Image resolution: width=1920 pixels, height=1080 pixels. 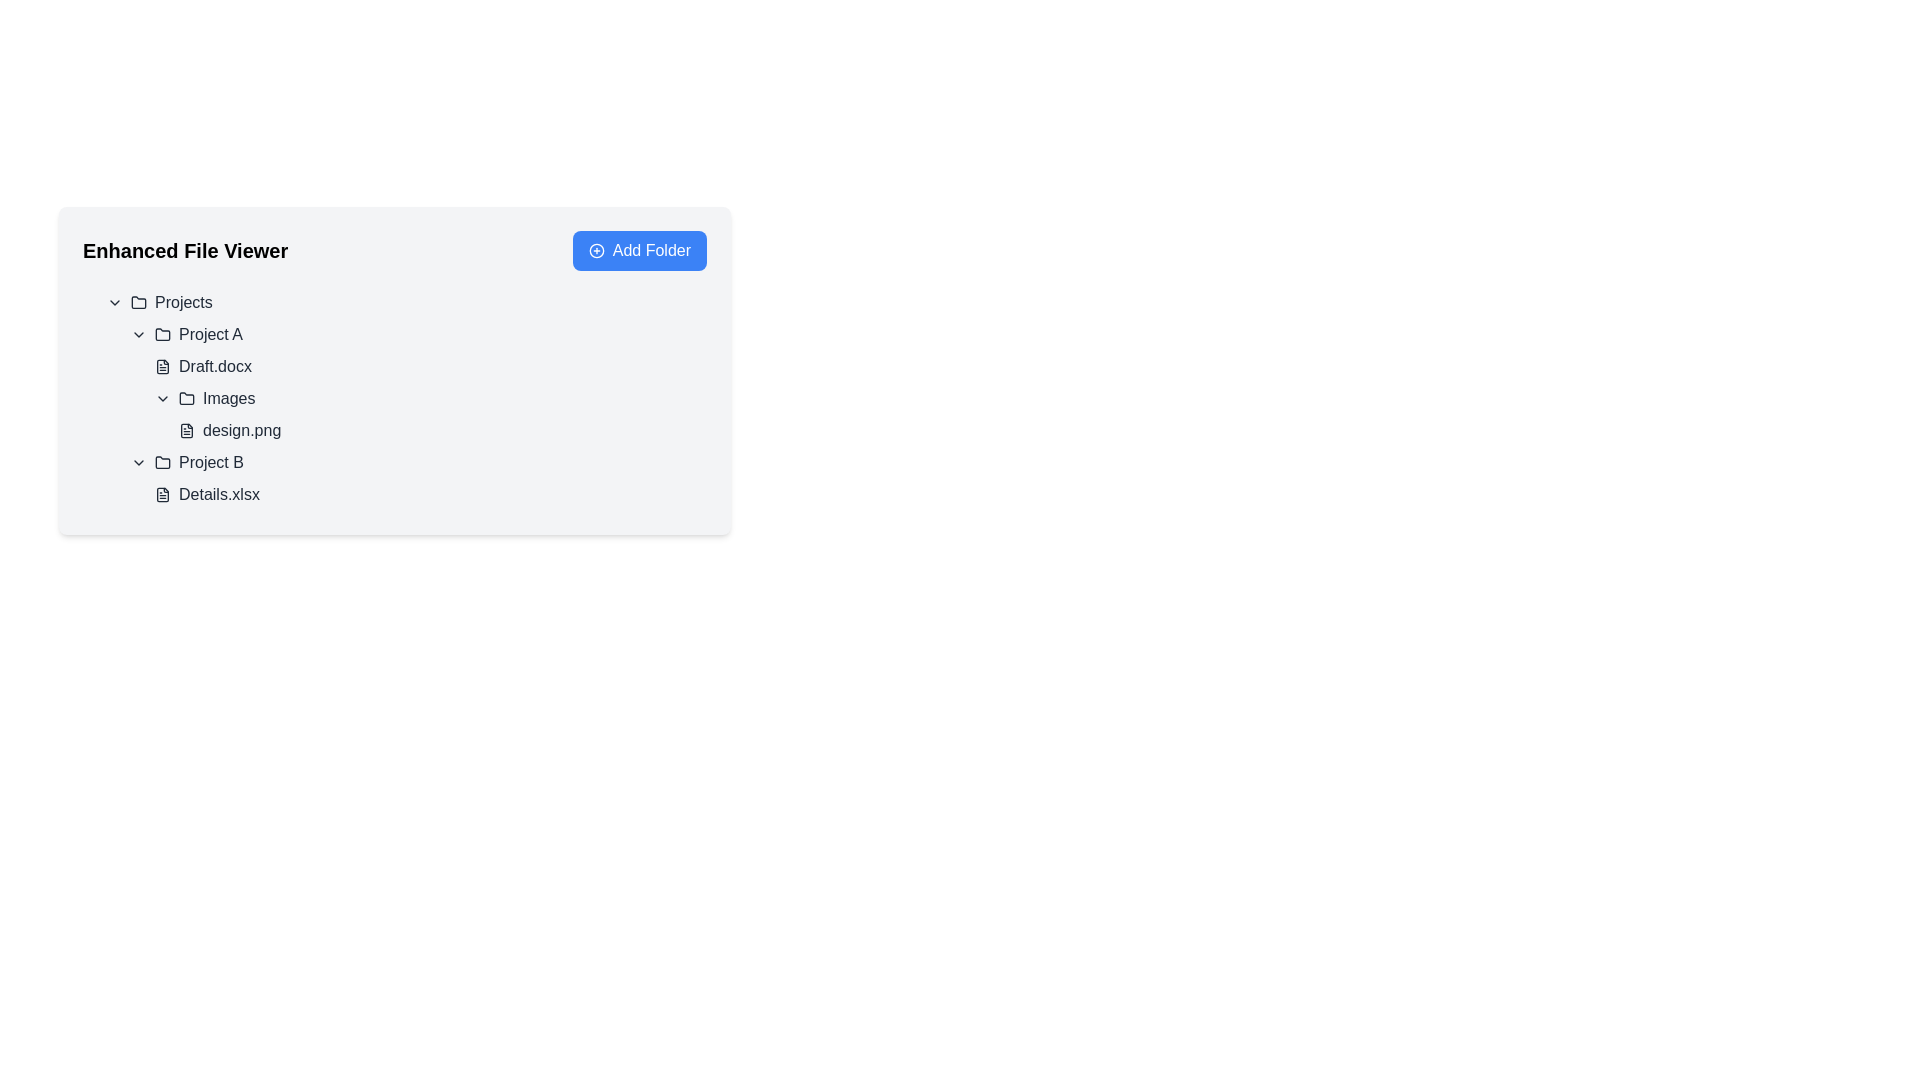 What do you see at coordinates (406, 478) in the screenshot?
I see `the 'Details.xlsx' file entry in the tree view` at bounding box center [406, 478].